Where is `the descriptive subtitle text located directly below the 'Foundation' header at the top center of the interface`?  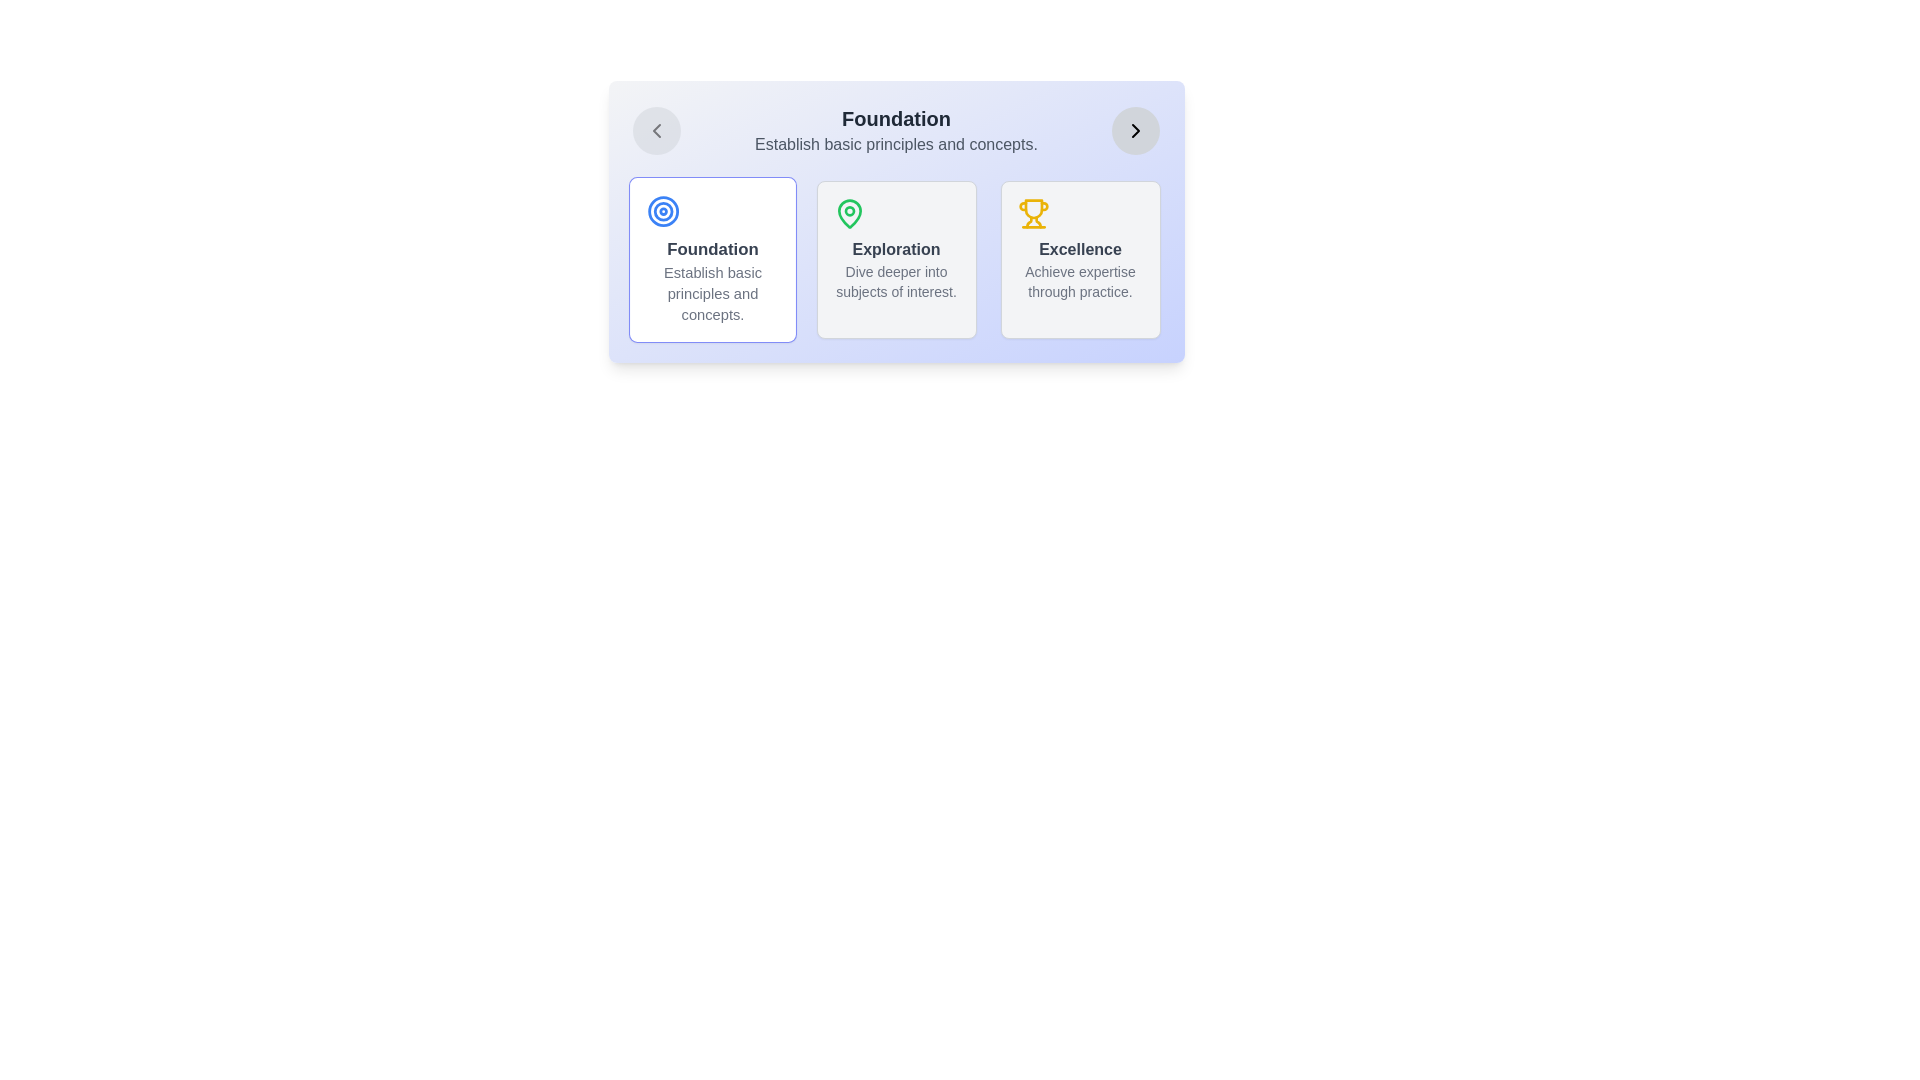
the descriptive subtitle text located directly below the 'Foundation' header at the top center of the interface is located at coordinates (895, 144).